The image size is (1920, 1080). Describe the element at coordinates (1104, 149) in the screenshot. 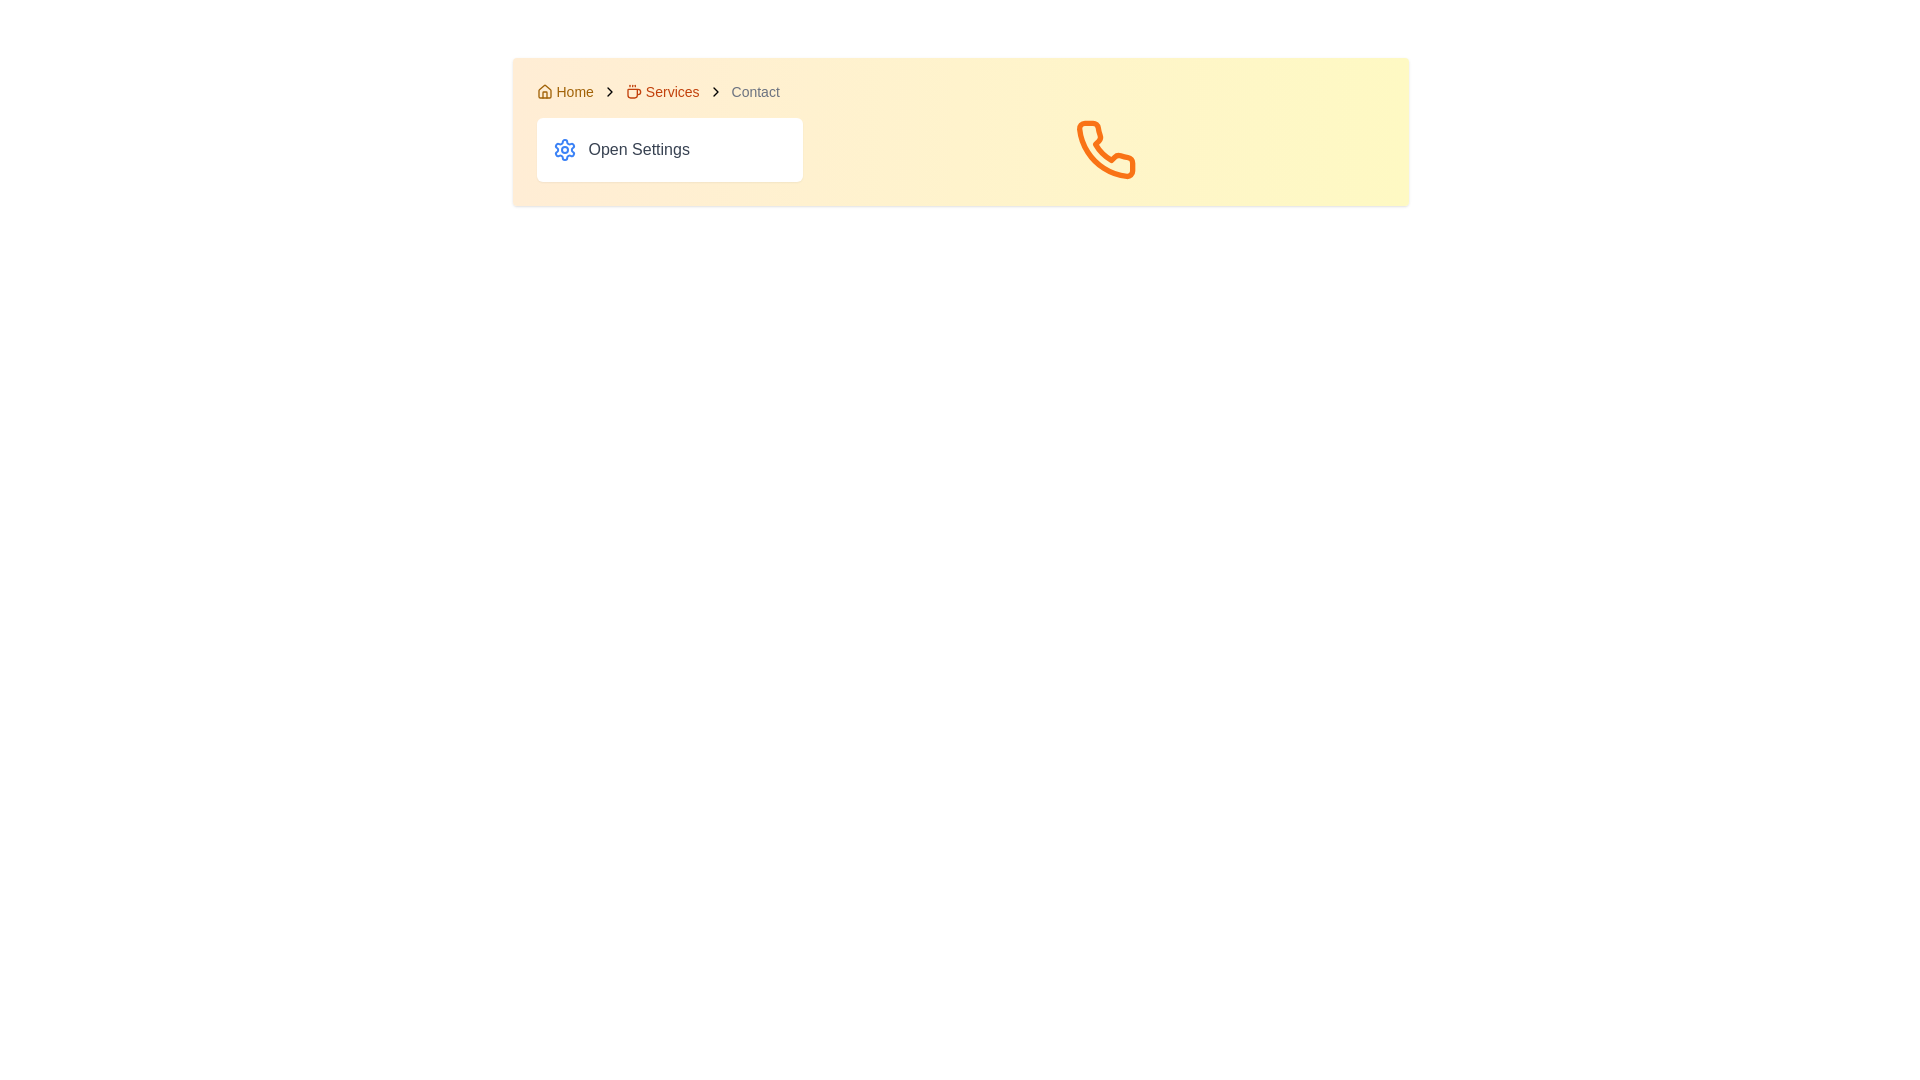

I see `the phone icon located in the upper right section of the light yellow background bar` at that location.